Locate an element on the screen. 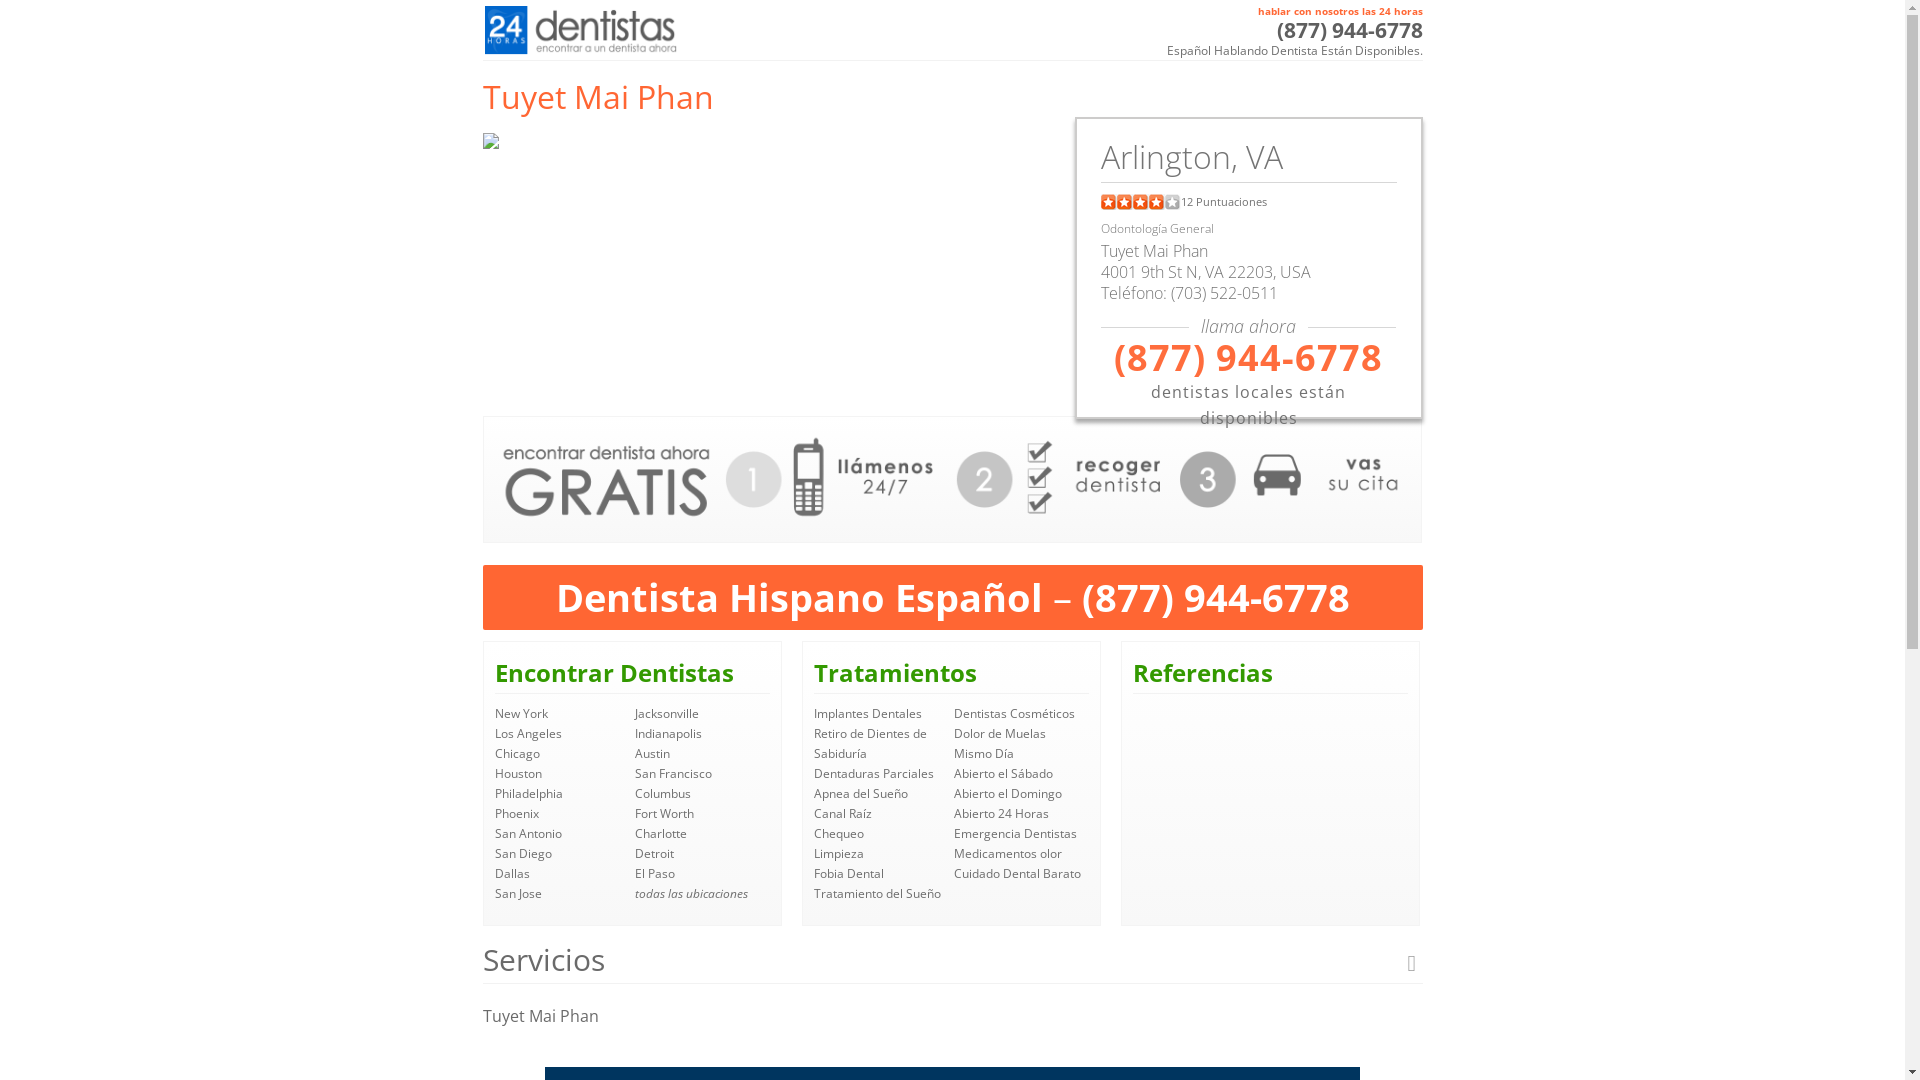 The width and height of the screenshot is (1920, 1080). 'Dallas' is located at coordinates (511, 872).